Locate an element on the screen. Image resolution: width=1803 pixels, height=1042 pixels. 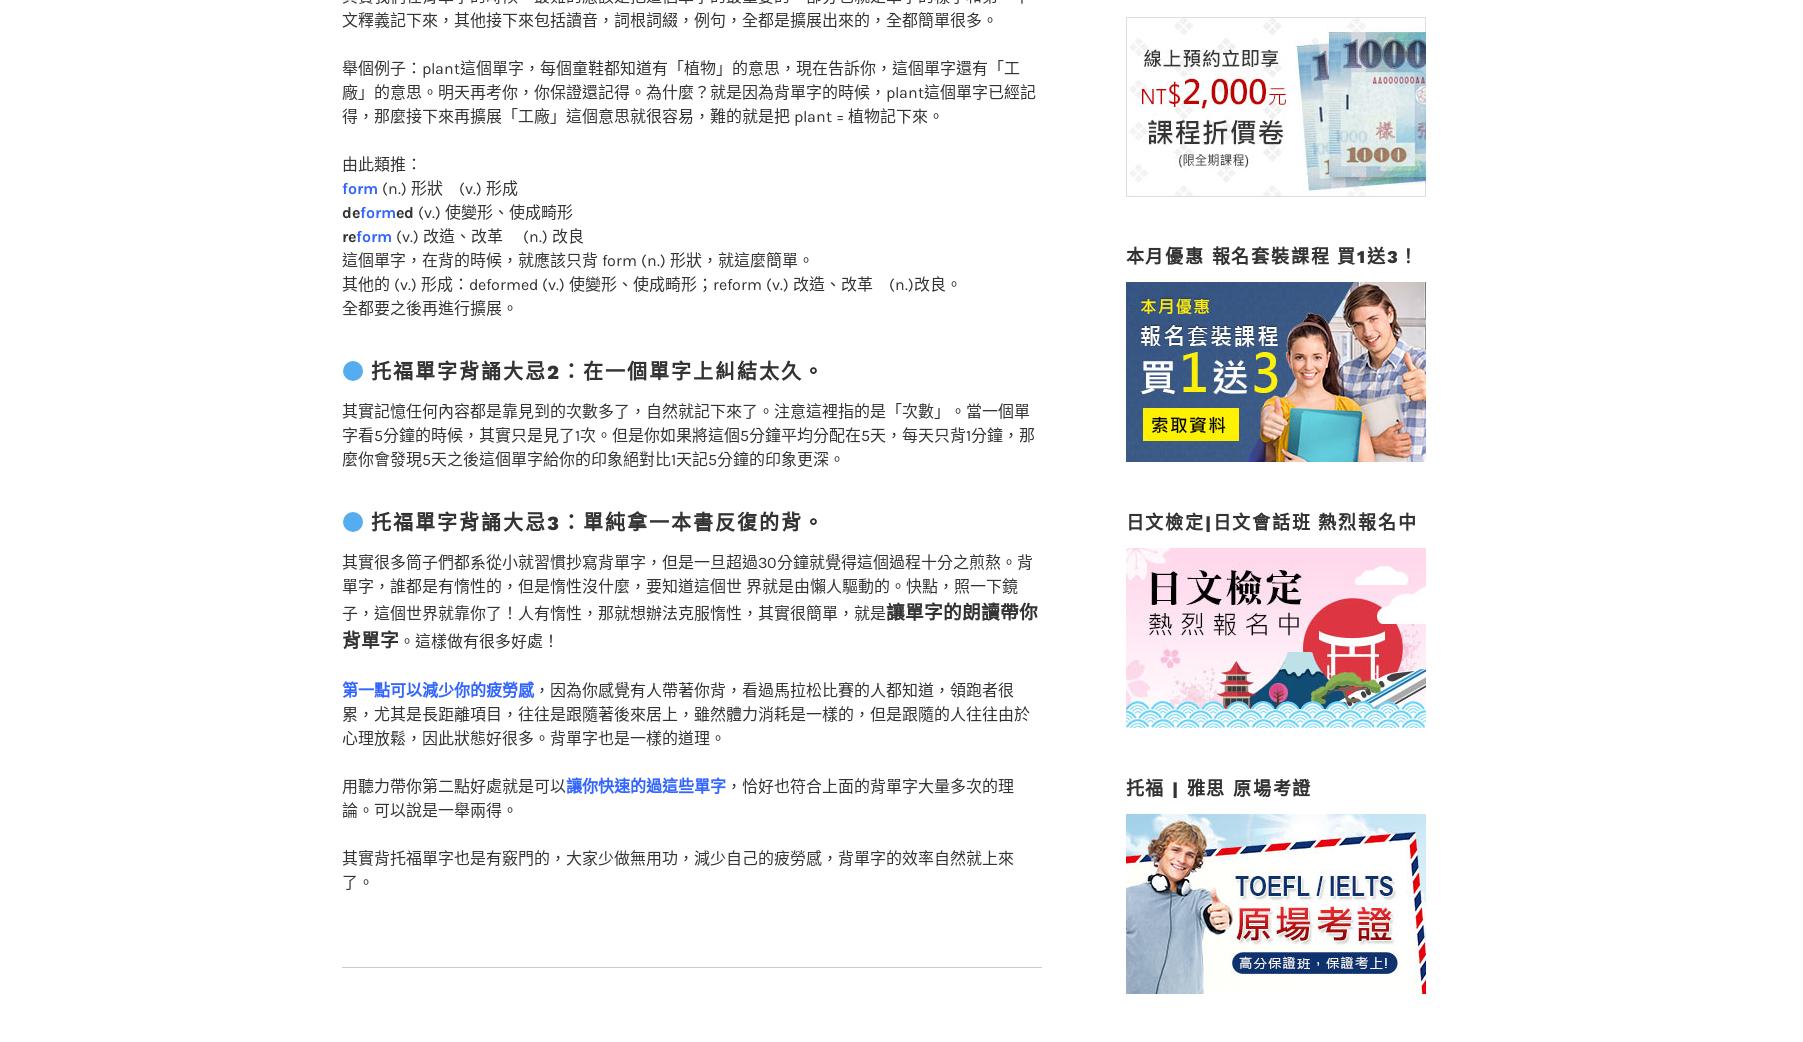
'英日文 平日/密集/假日班 開課中' is located at coordinates (1271, 1013).